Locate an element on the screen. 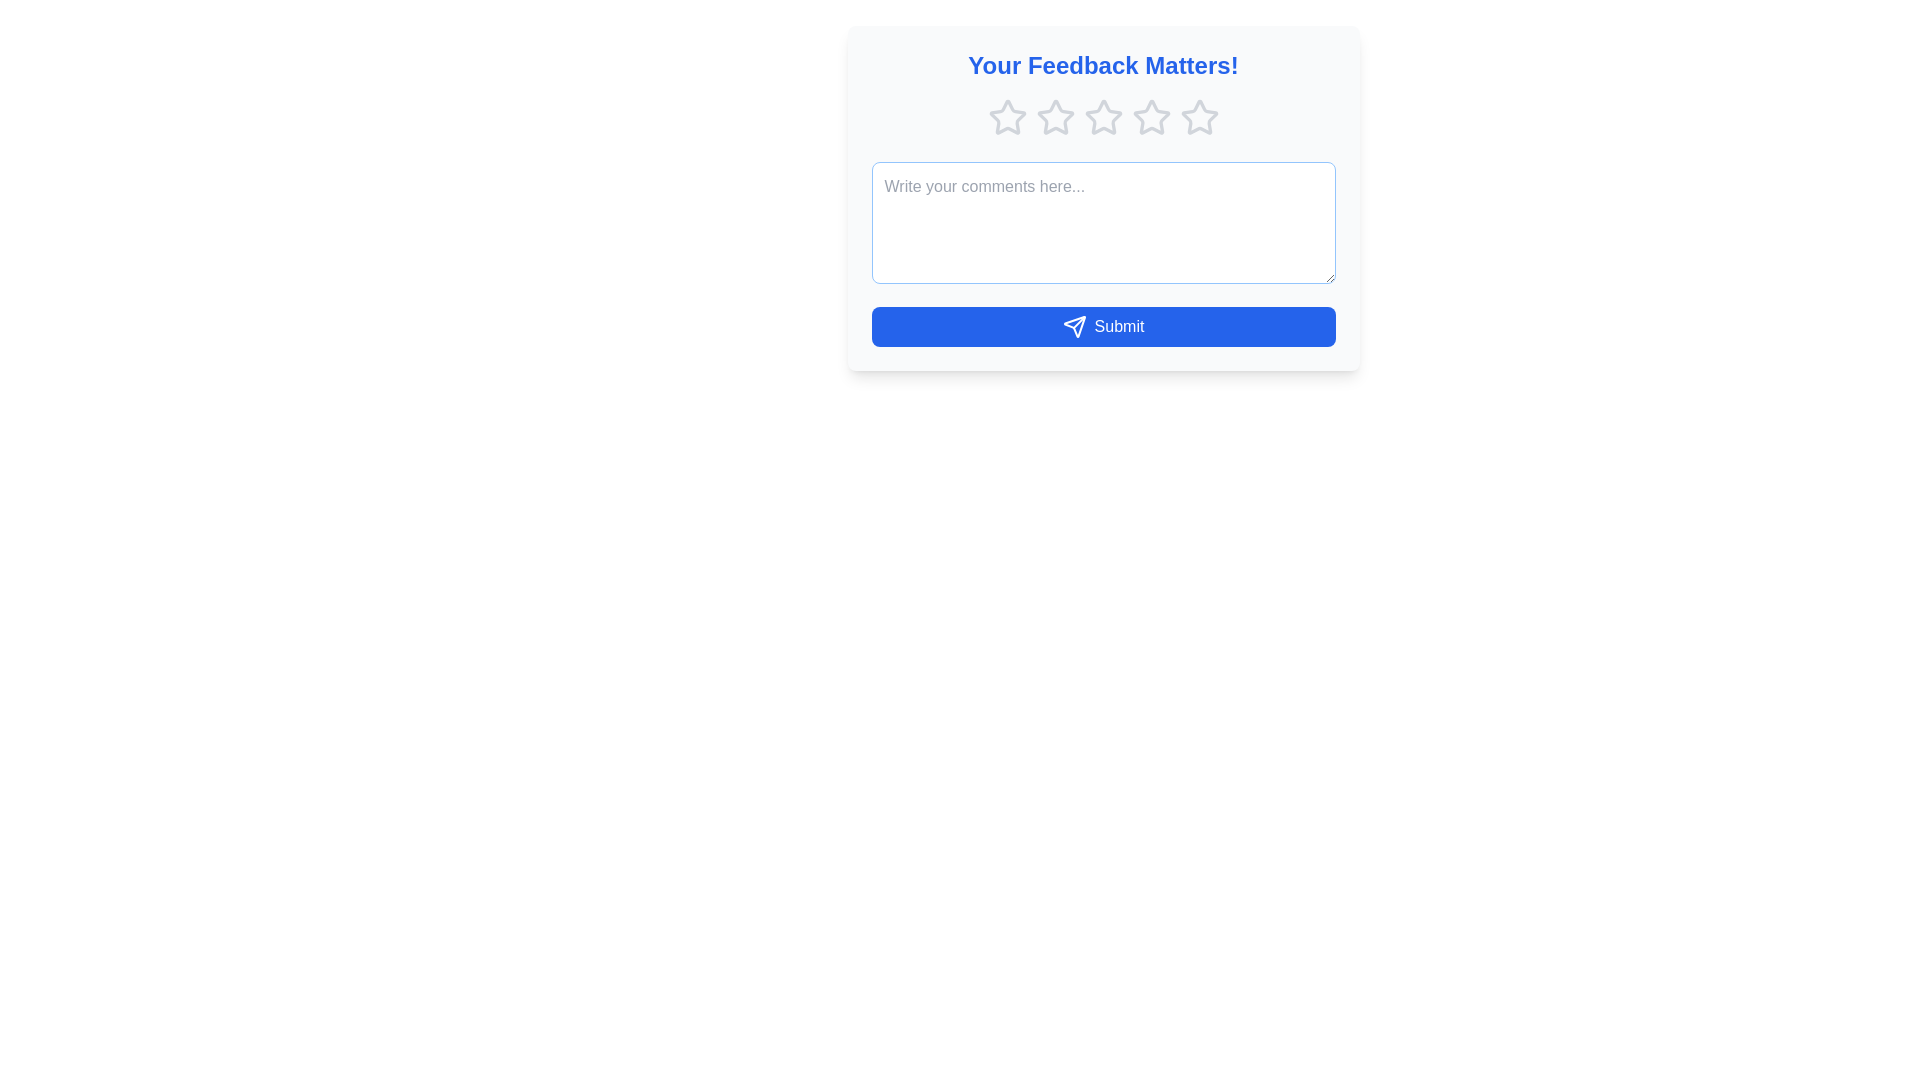 This screenshot has height=1080, width=1920. the fifth star icon, which is light gray and part of the rating mechanism is located at coordinates (1199, 118).